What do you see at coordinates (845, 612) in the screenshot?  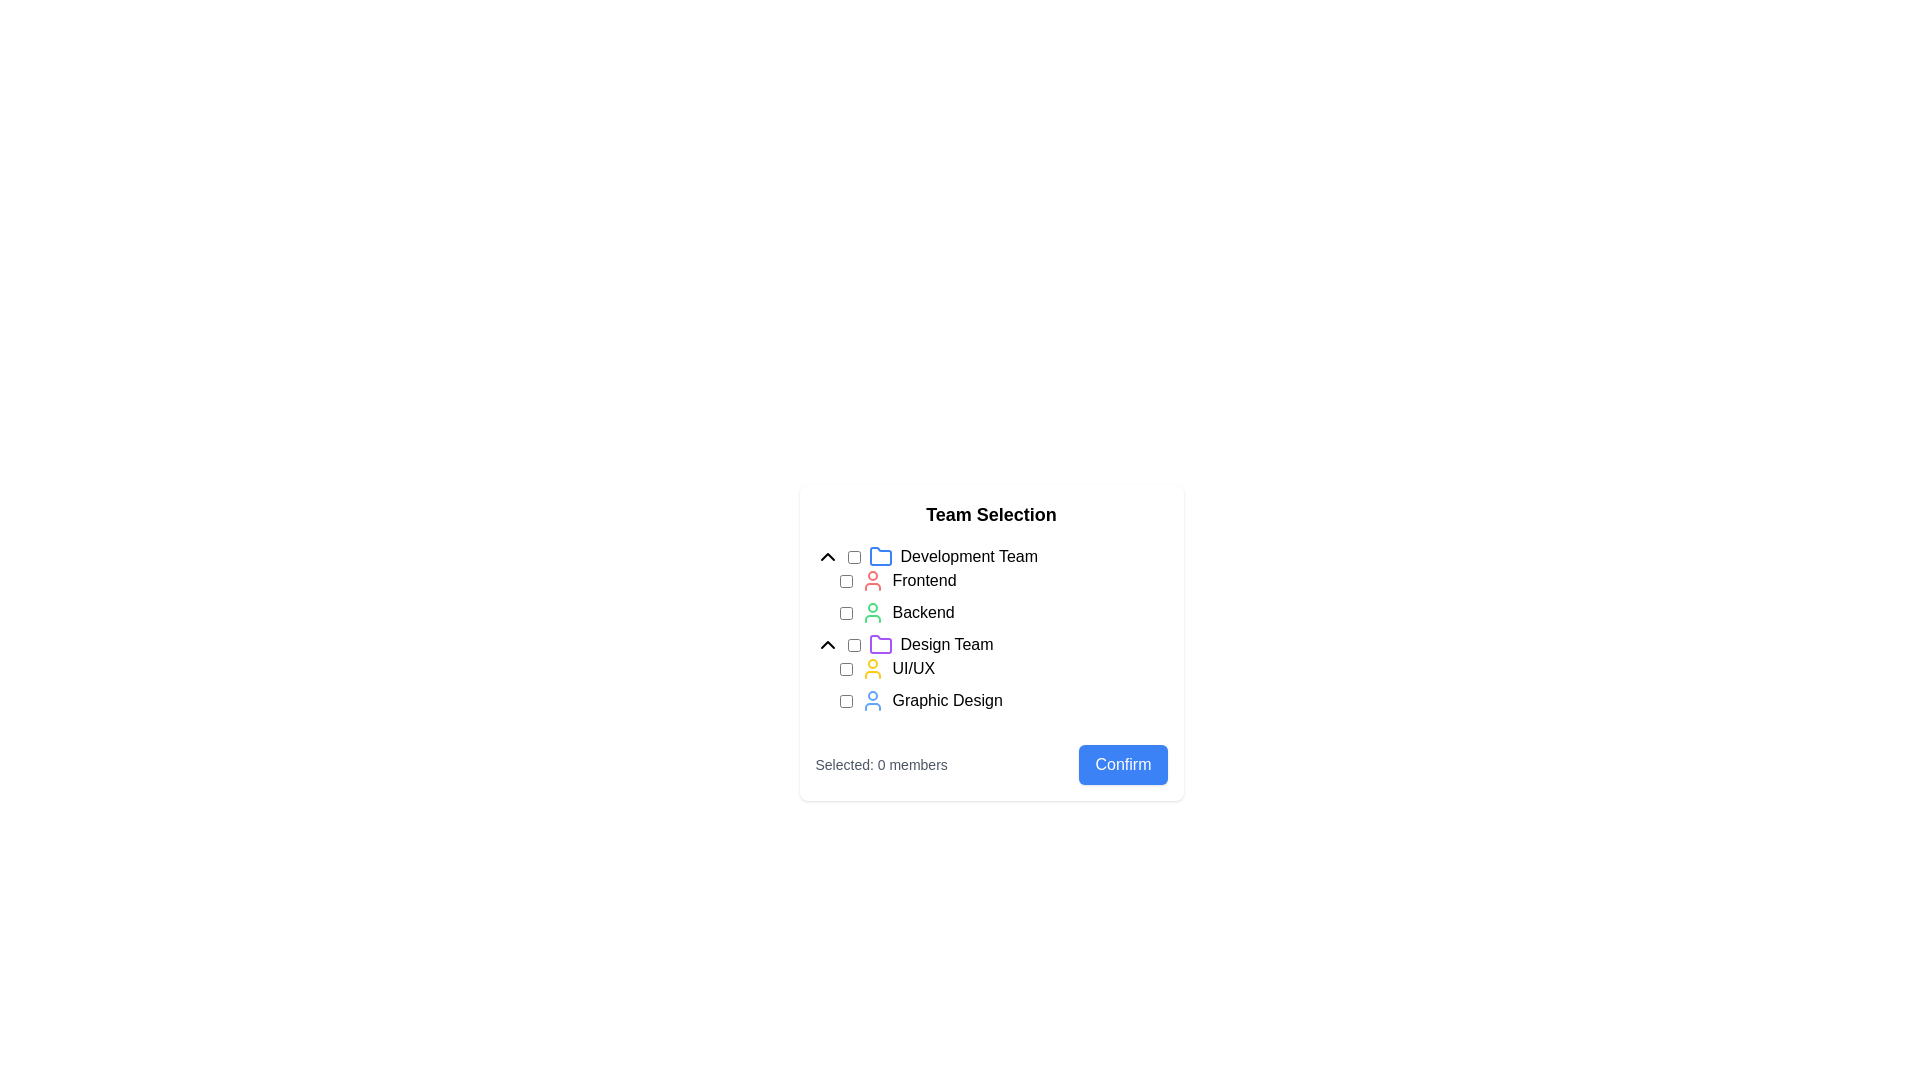 I see `the checkbox next to the label 'Backend'` at bounding box center [845, 612].